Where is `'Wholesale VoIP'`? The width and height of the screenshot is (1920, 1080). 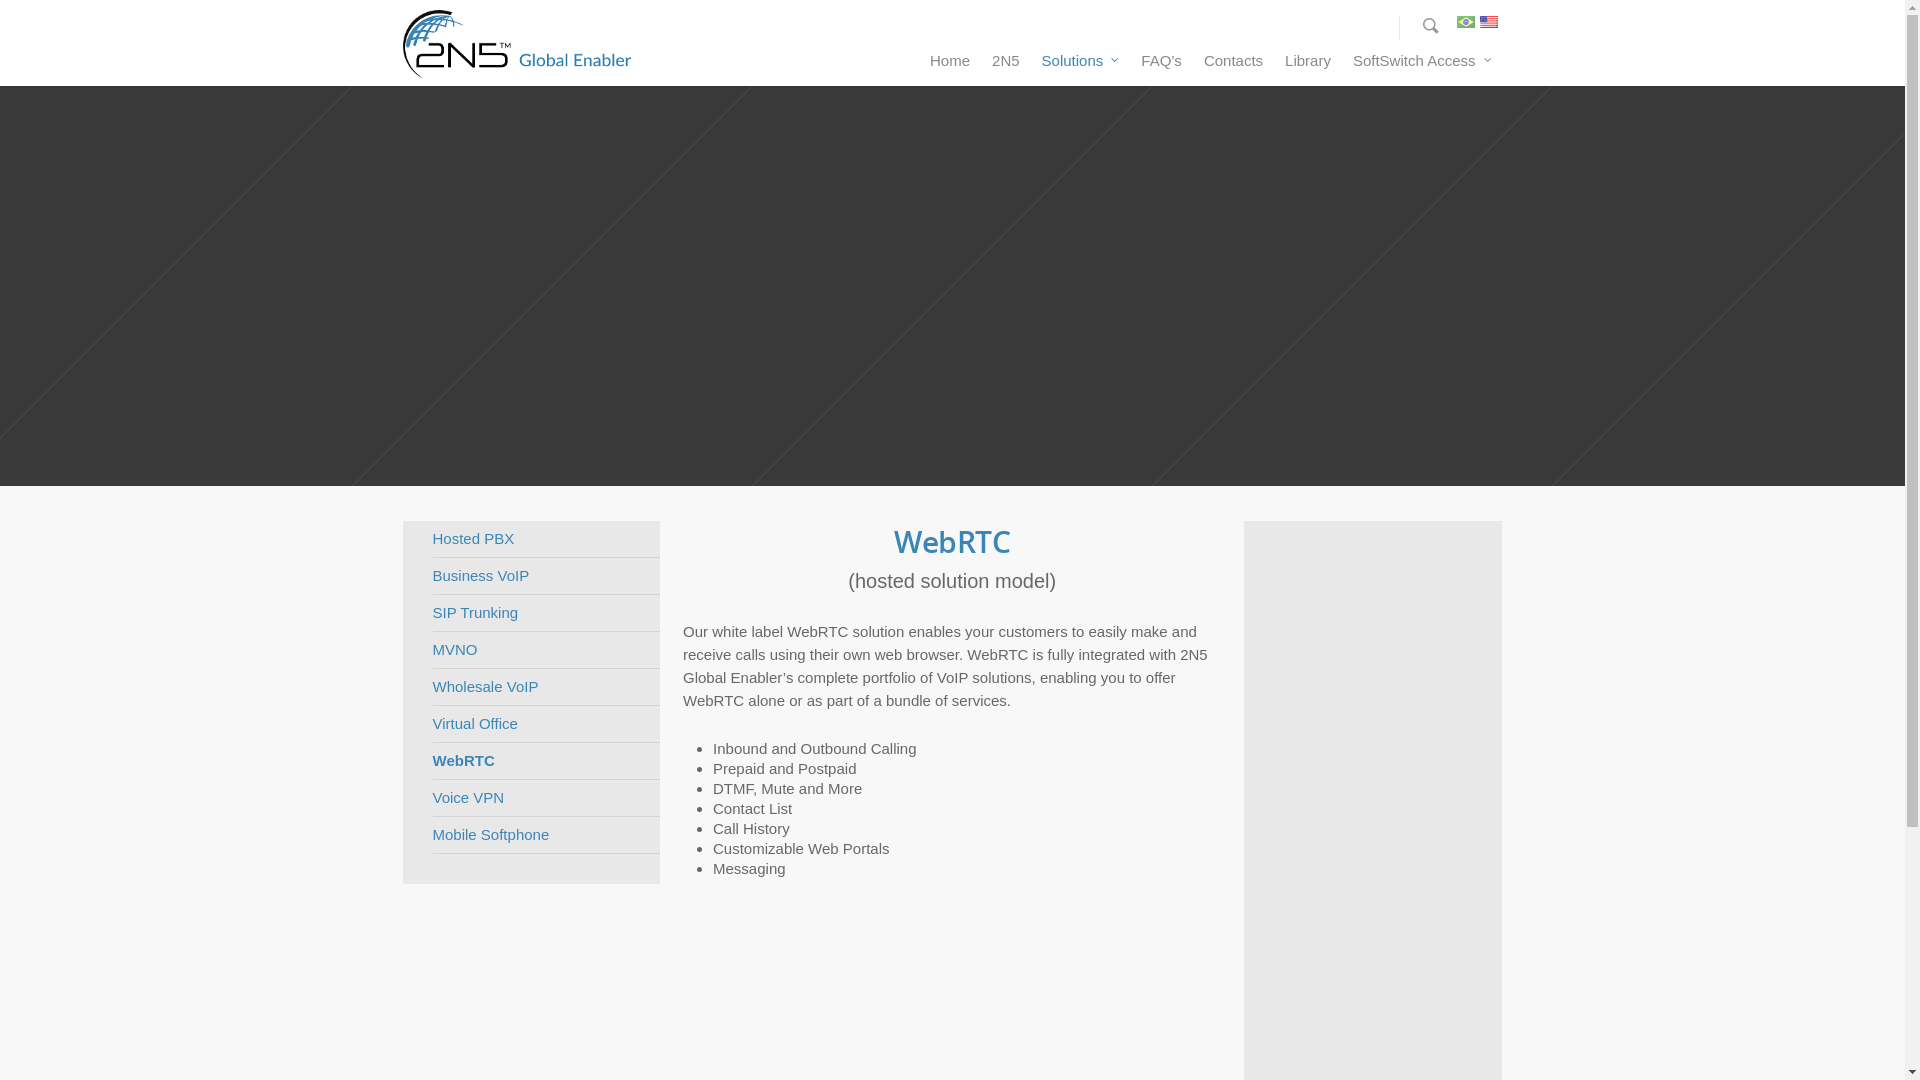 'Wholesale VoIP' is located at coordinates (545, 686).